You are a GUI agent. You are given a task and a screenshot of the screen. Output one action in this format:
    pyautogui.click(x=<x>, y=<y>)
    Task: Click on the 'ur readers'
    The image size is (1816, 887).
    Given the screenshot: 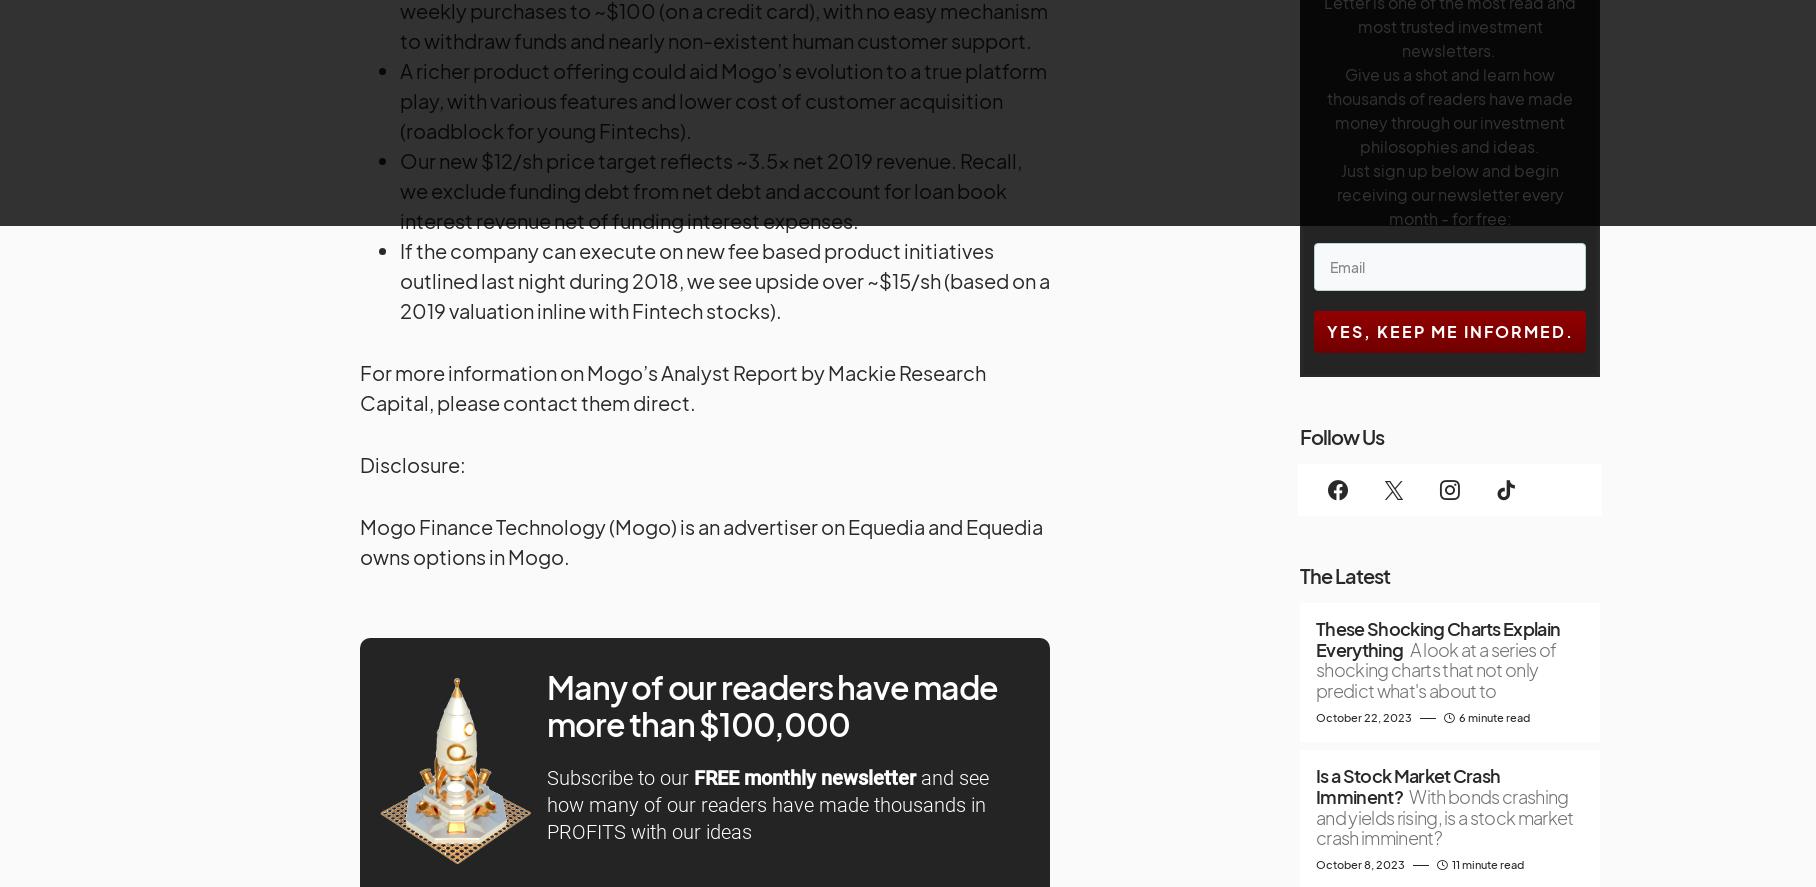 What is the action you would take?
    pyautogui.click(x=758, y=685)
    